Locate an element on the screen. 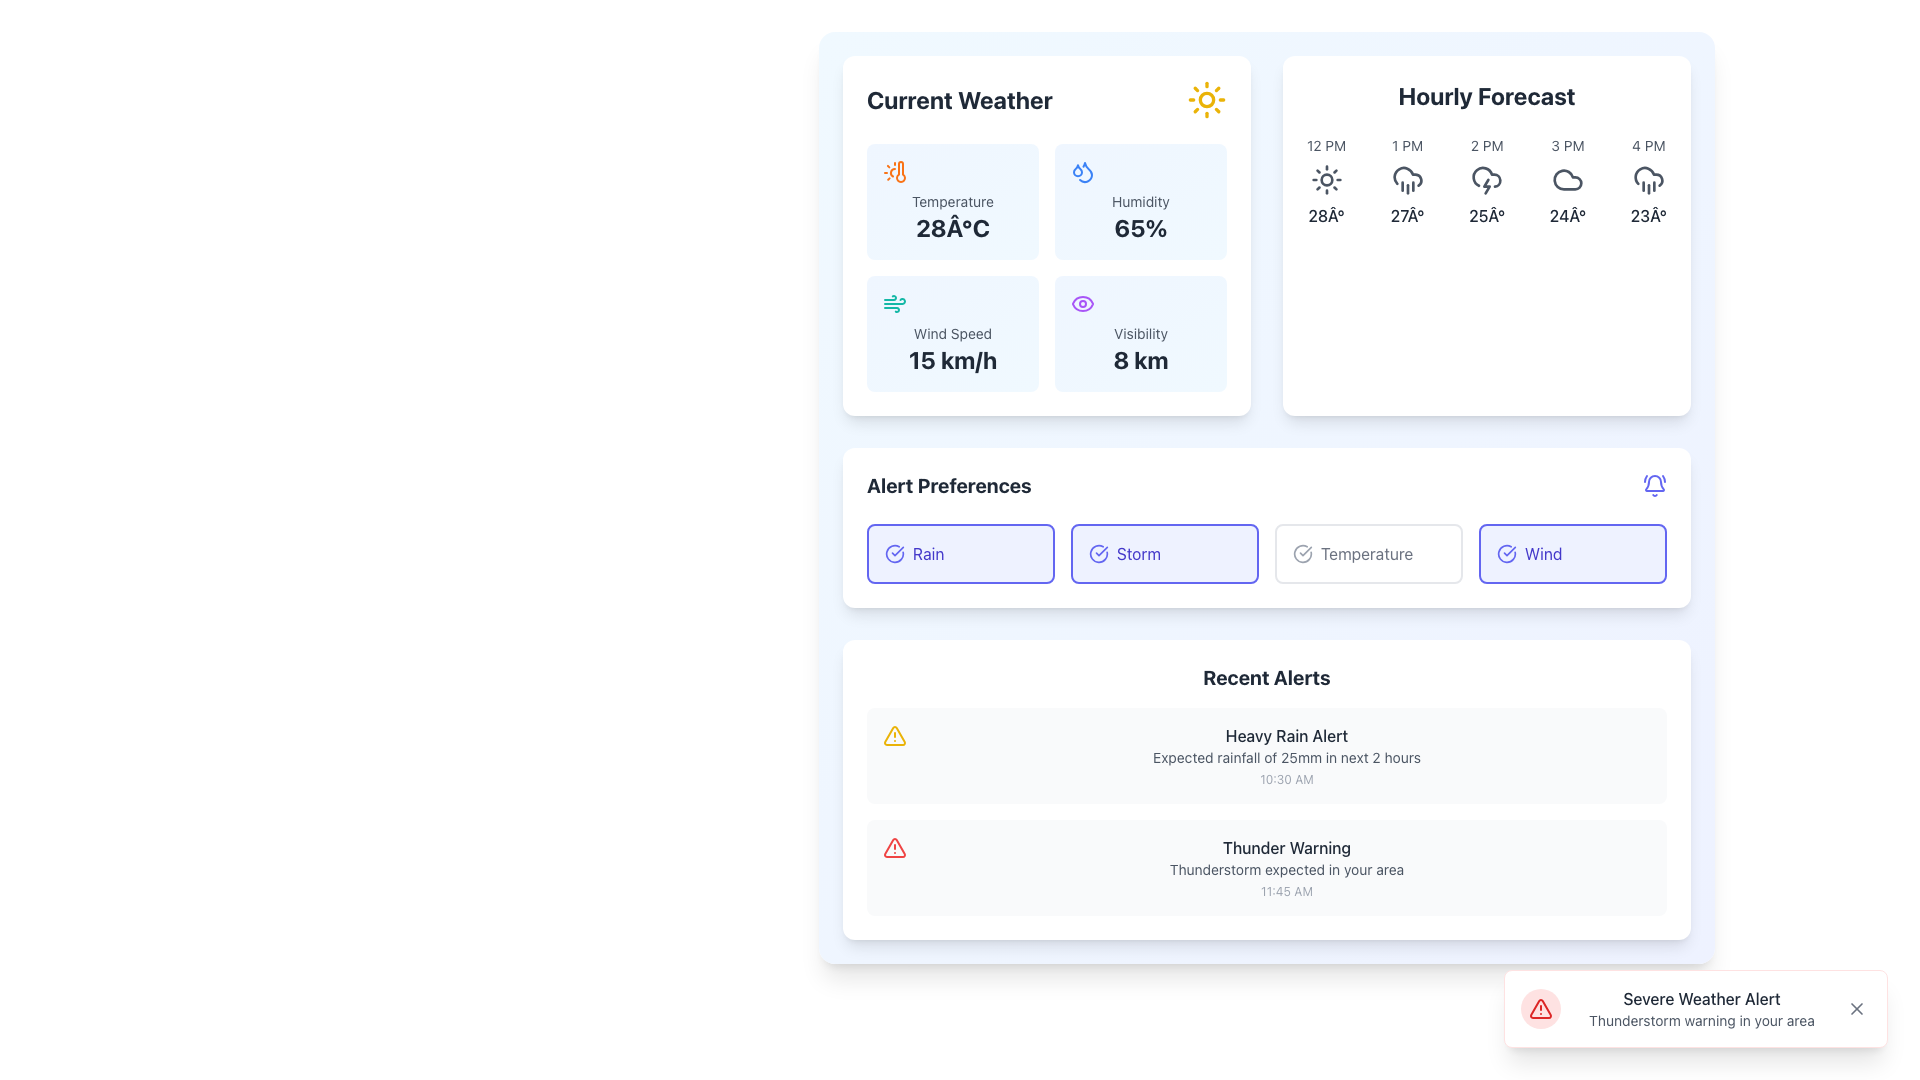 Image resolution: width=1920 pixels, height=1080 pixels. the 'Storm' button with a soft blue background and purple border is located at coordinates (1165, 554).